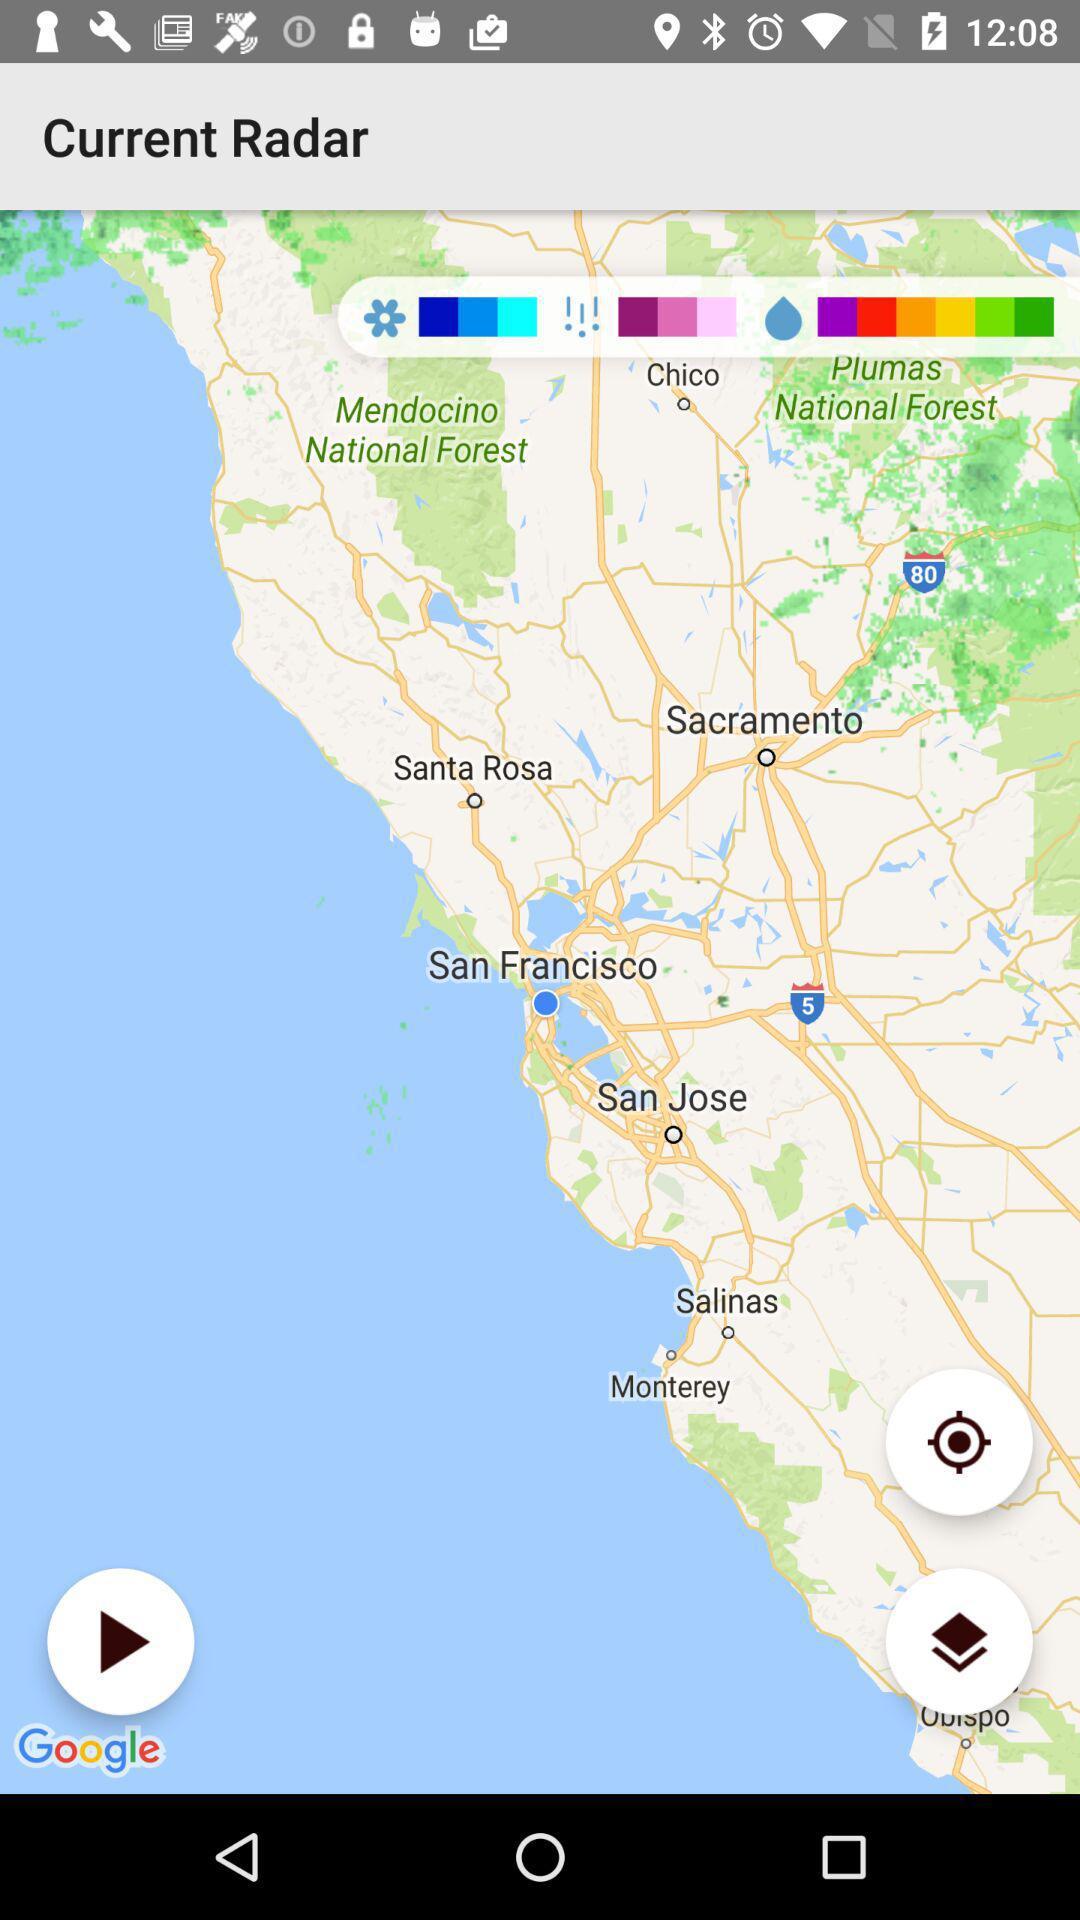  Describe the element at coordinates (120, 1641) in the screenshot. I see `the play icon` at that location.